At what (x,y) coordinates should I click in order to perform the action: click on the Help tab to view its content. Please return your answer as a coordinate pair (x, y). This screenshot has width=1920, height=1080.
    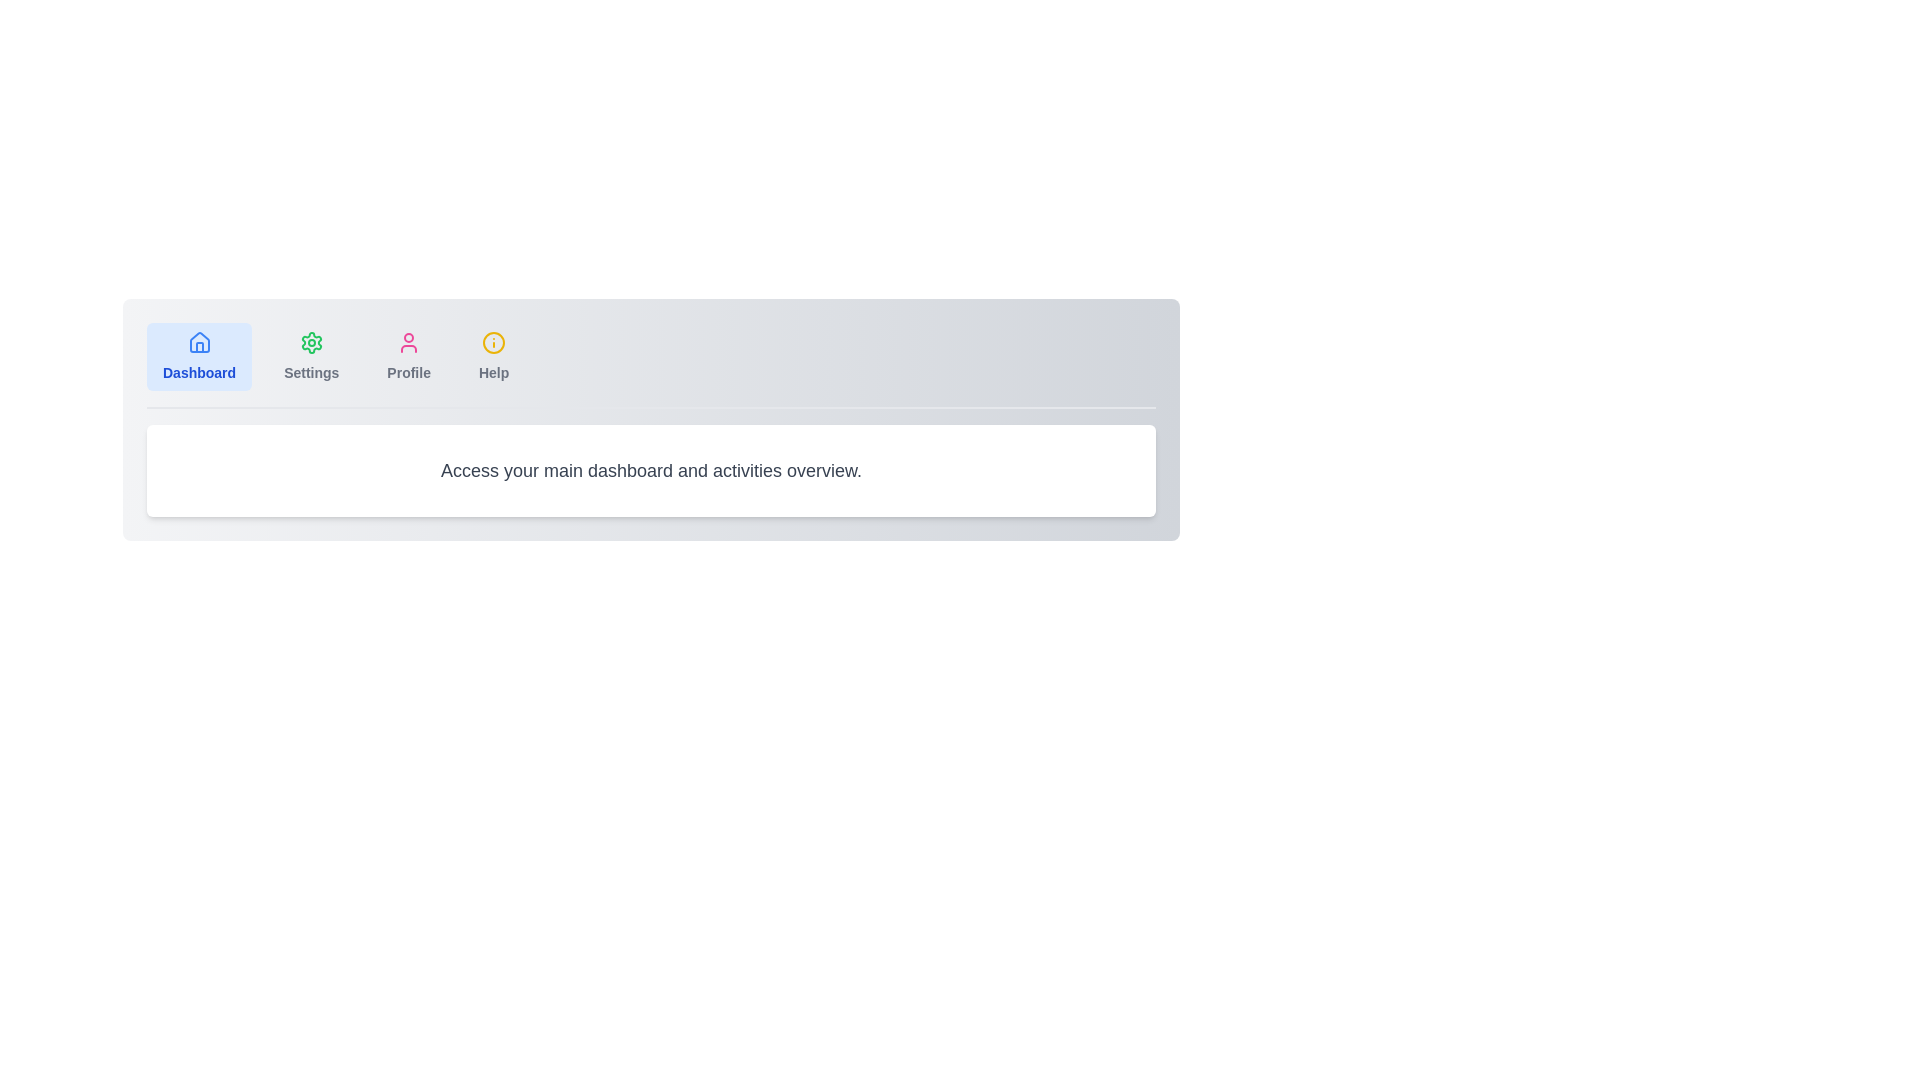
    Looking at the image, I should click on (494, 356).